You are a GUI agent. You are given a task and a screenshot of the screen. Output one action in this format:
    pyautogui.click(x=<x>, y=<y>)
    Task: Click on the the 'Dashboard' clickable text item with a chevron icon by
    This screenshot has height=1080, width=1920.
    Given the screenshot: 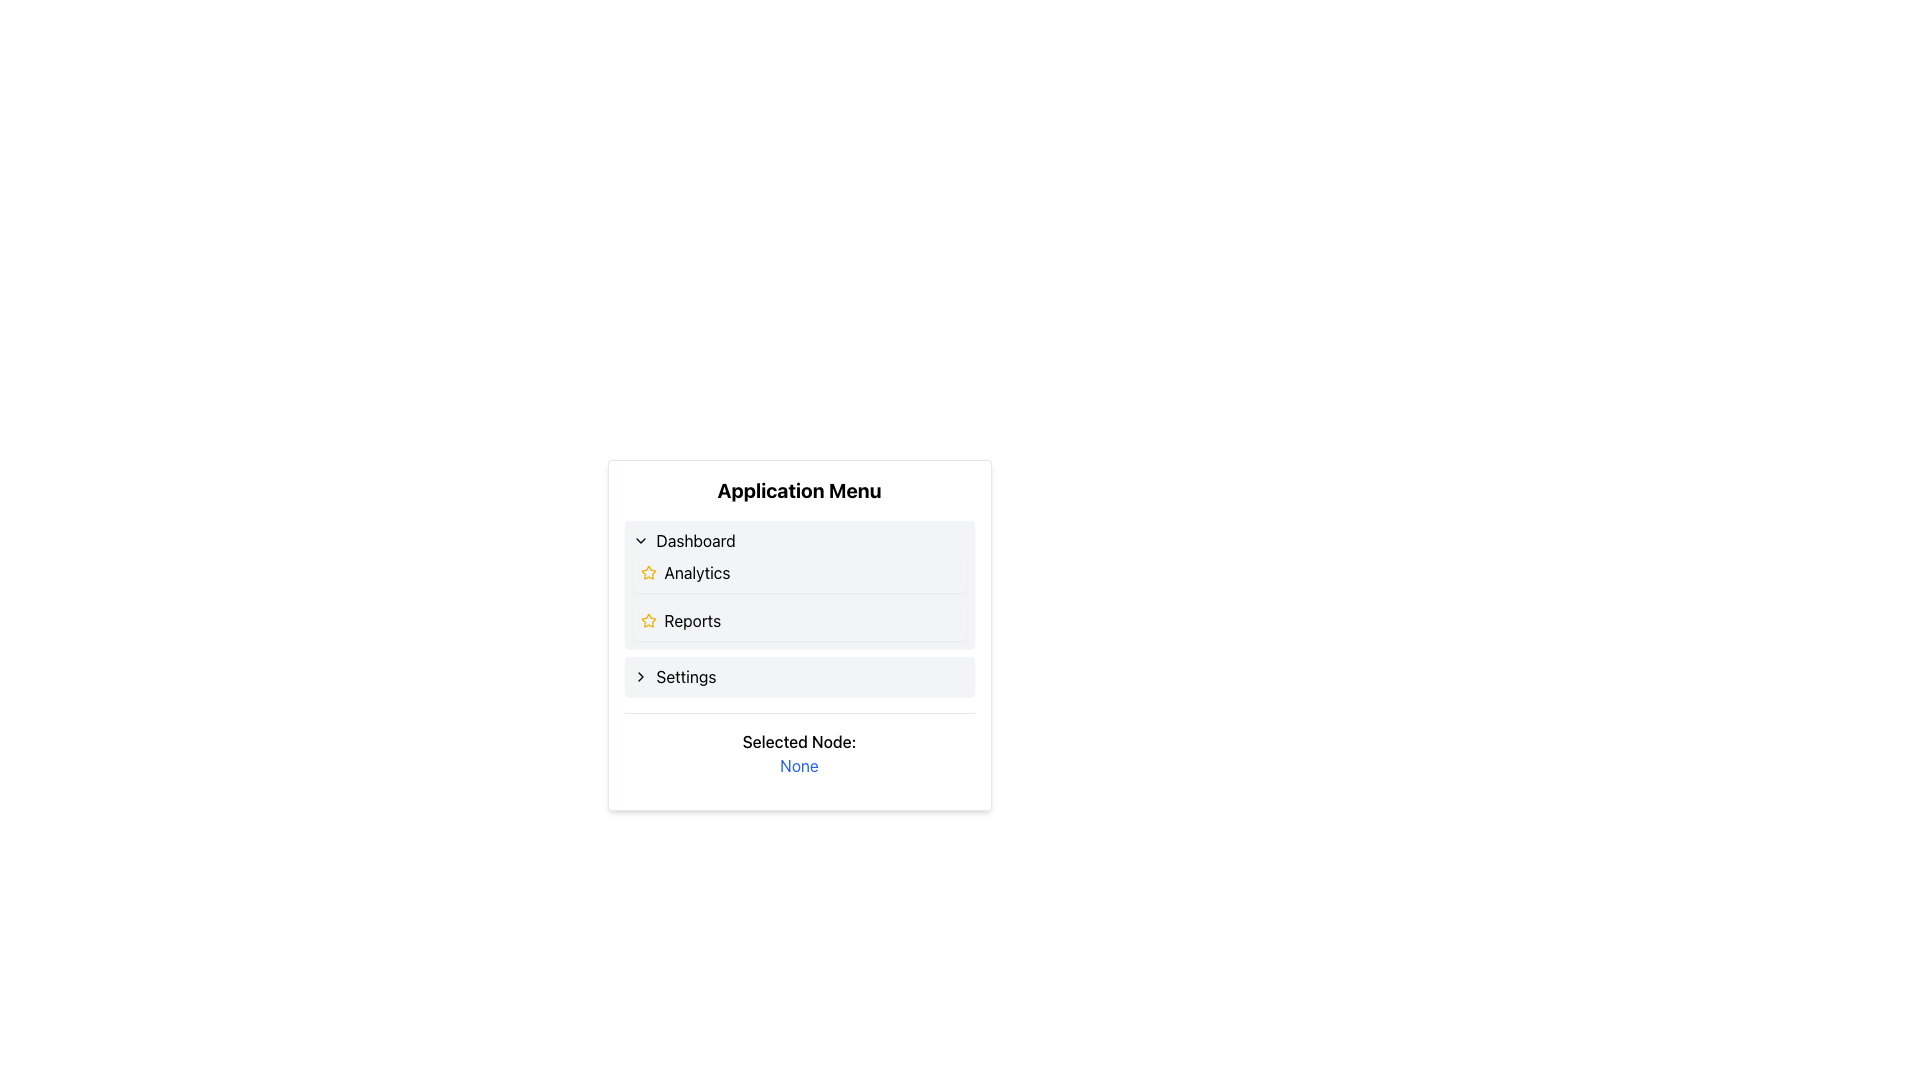 What is the action you would take?
    pyautogui.click(x=798, y=540)
    